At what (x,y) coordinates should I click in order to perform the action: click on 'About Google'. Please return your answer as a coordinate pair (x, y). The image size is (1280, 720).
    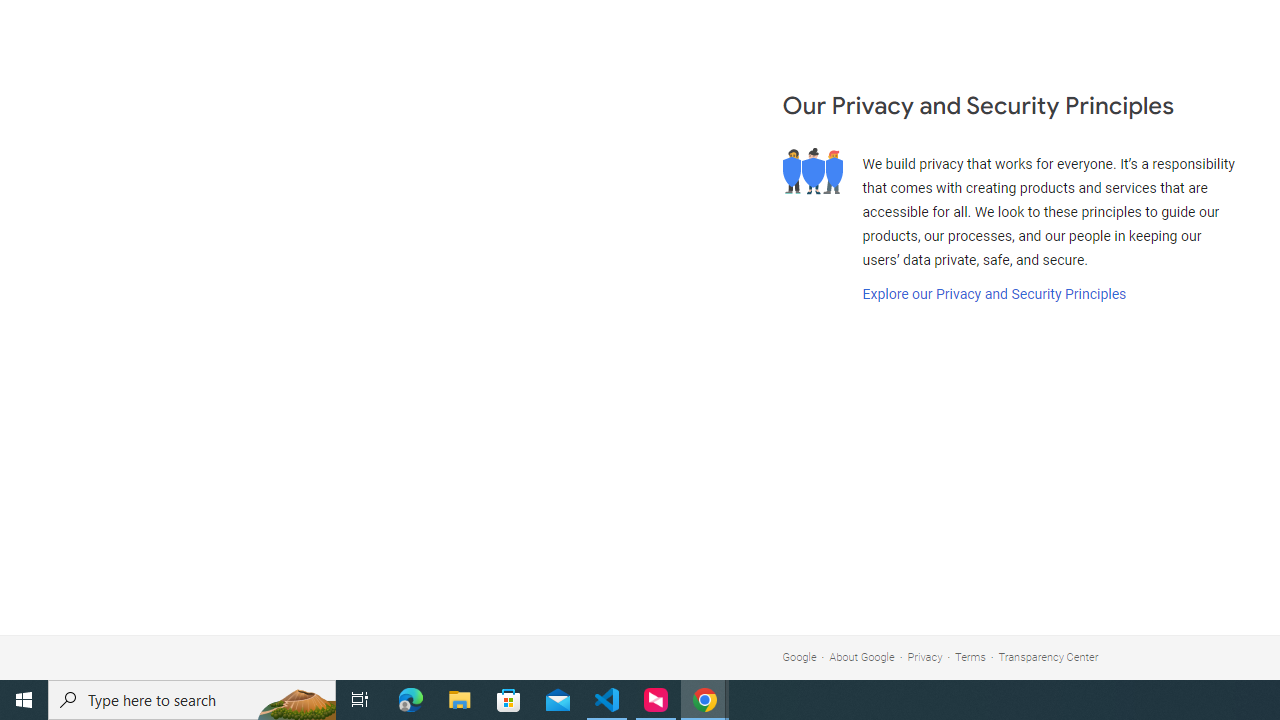
    Looking at the image, I should click on (862, 657).